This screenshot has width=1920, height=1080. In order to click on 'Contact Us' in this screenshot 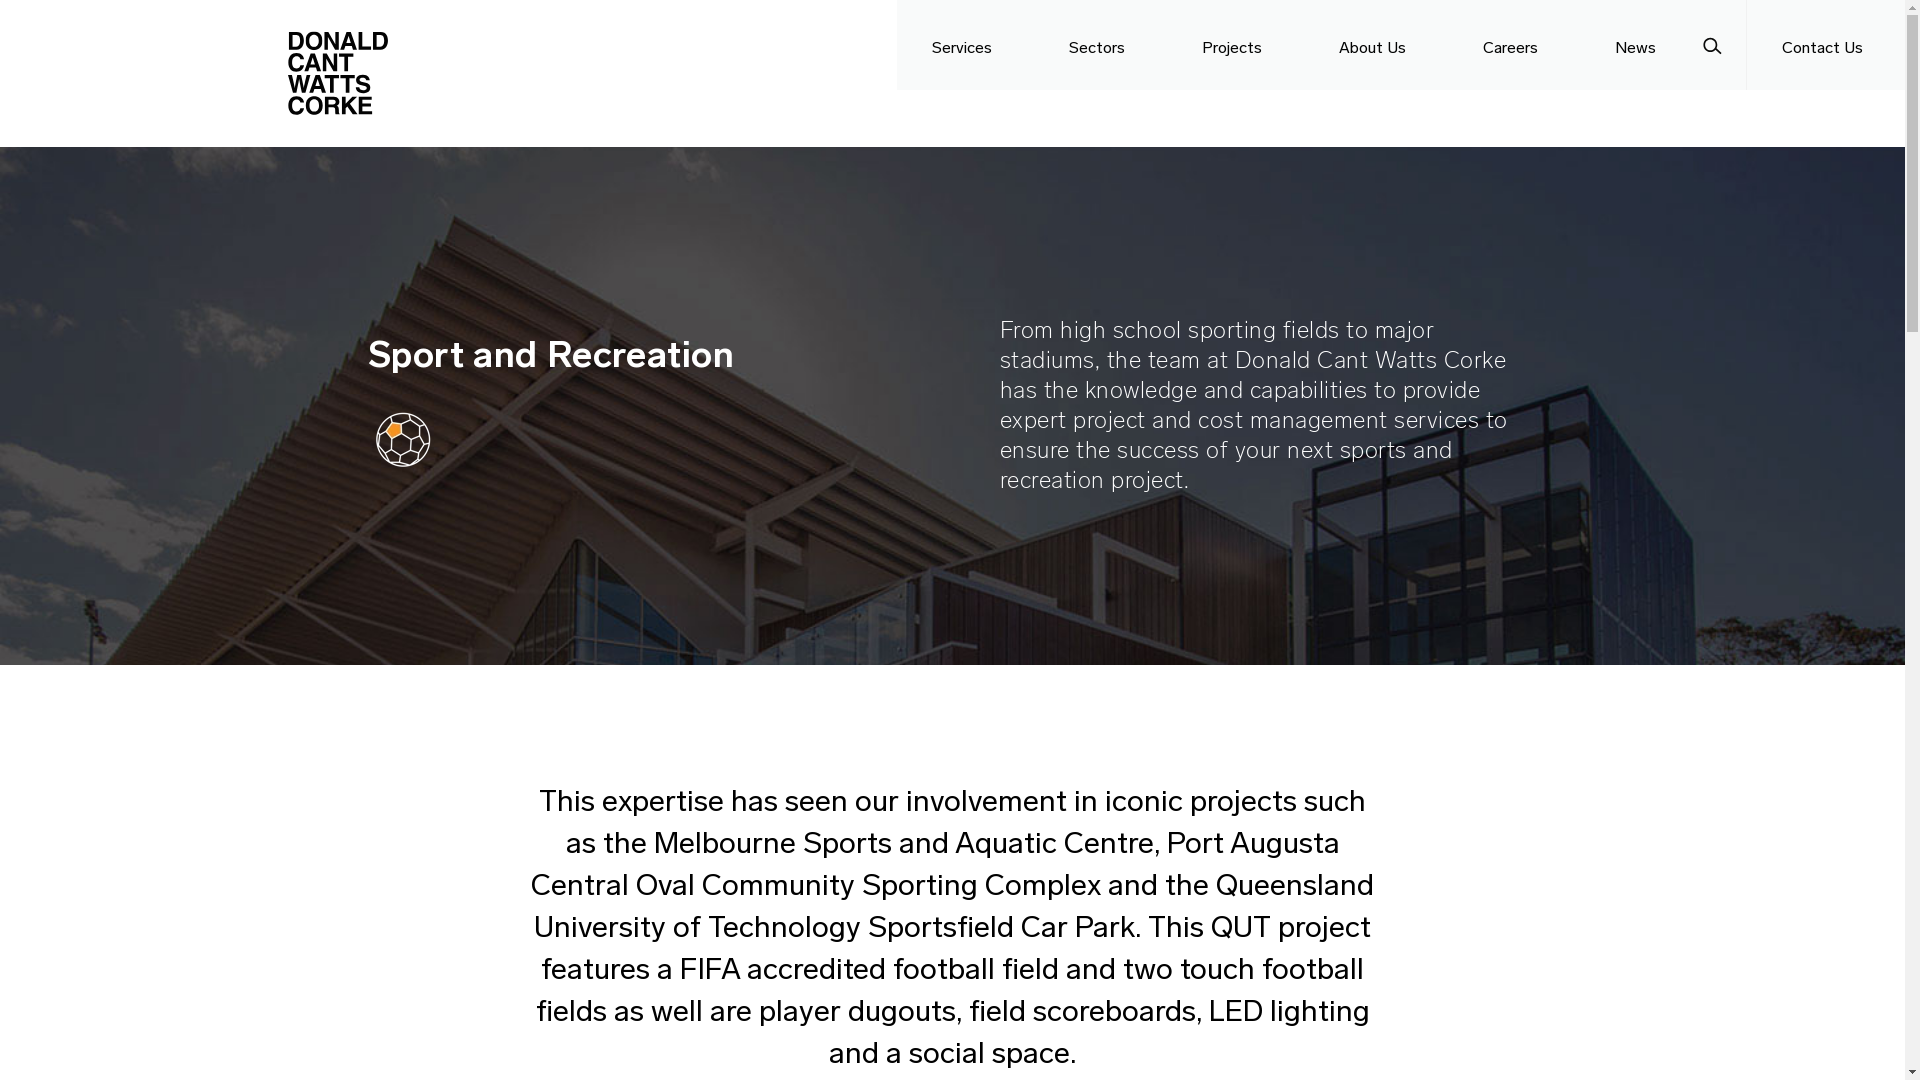, I will do `click(1825, 45)`.